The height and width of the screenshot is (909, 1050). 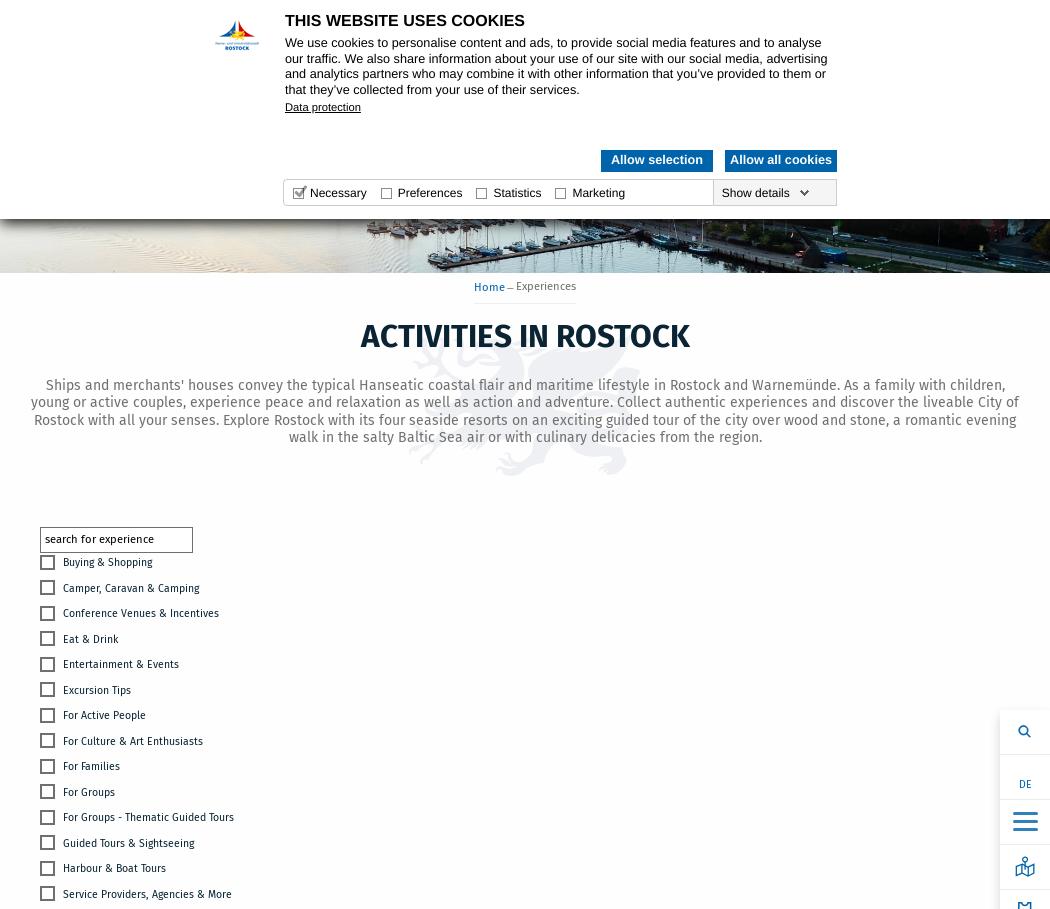 What do you see at coordinates (91, 766) in the screenshot?
I see `'For Families'` at bounding box center [91, 766].